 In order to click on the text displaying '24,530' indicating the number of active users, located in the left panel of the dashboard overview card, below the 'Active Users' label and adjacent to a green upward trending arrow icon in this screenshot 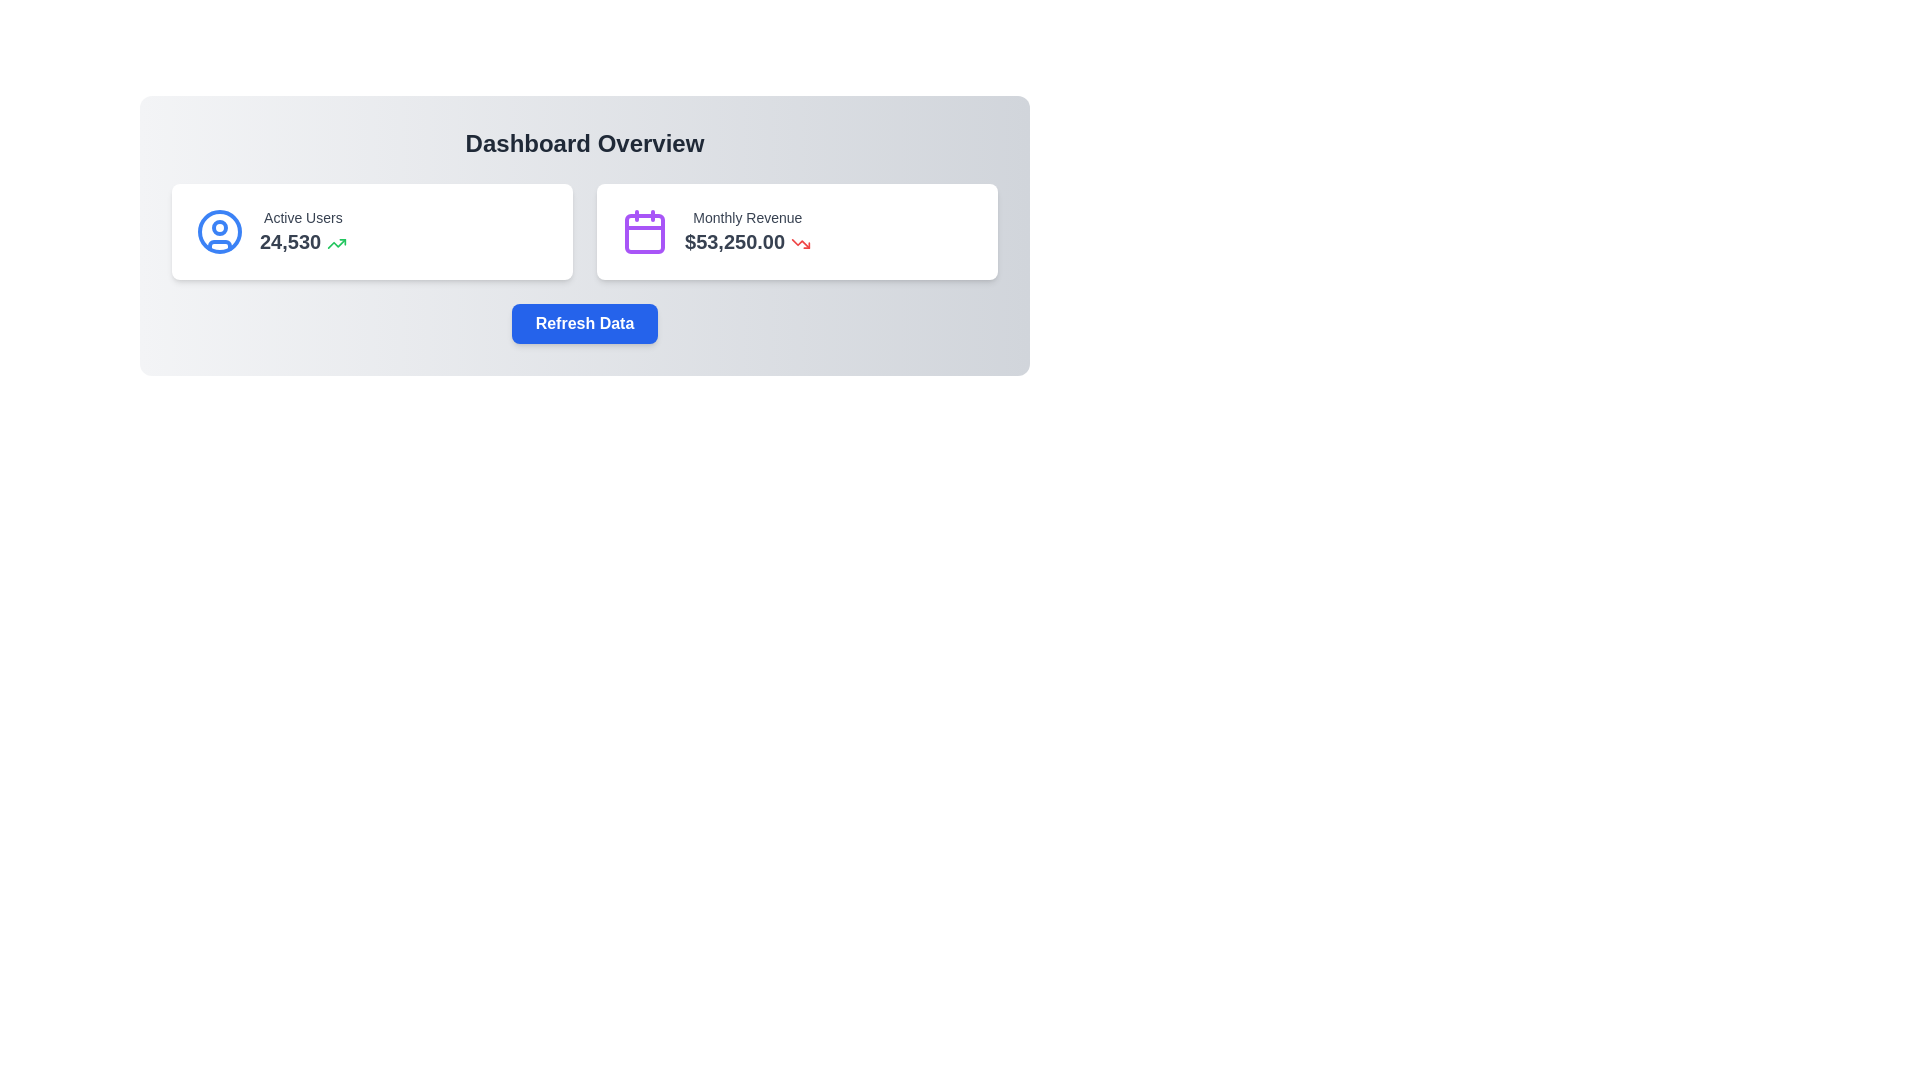, I will do `click(302, 241)`.